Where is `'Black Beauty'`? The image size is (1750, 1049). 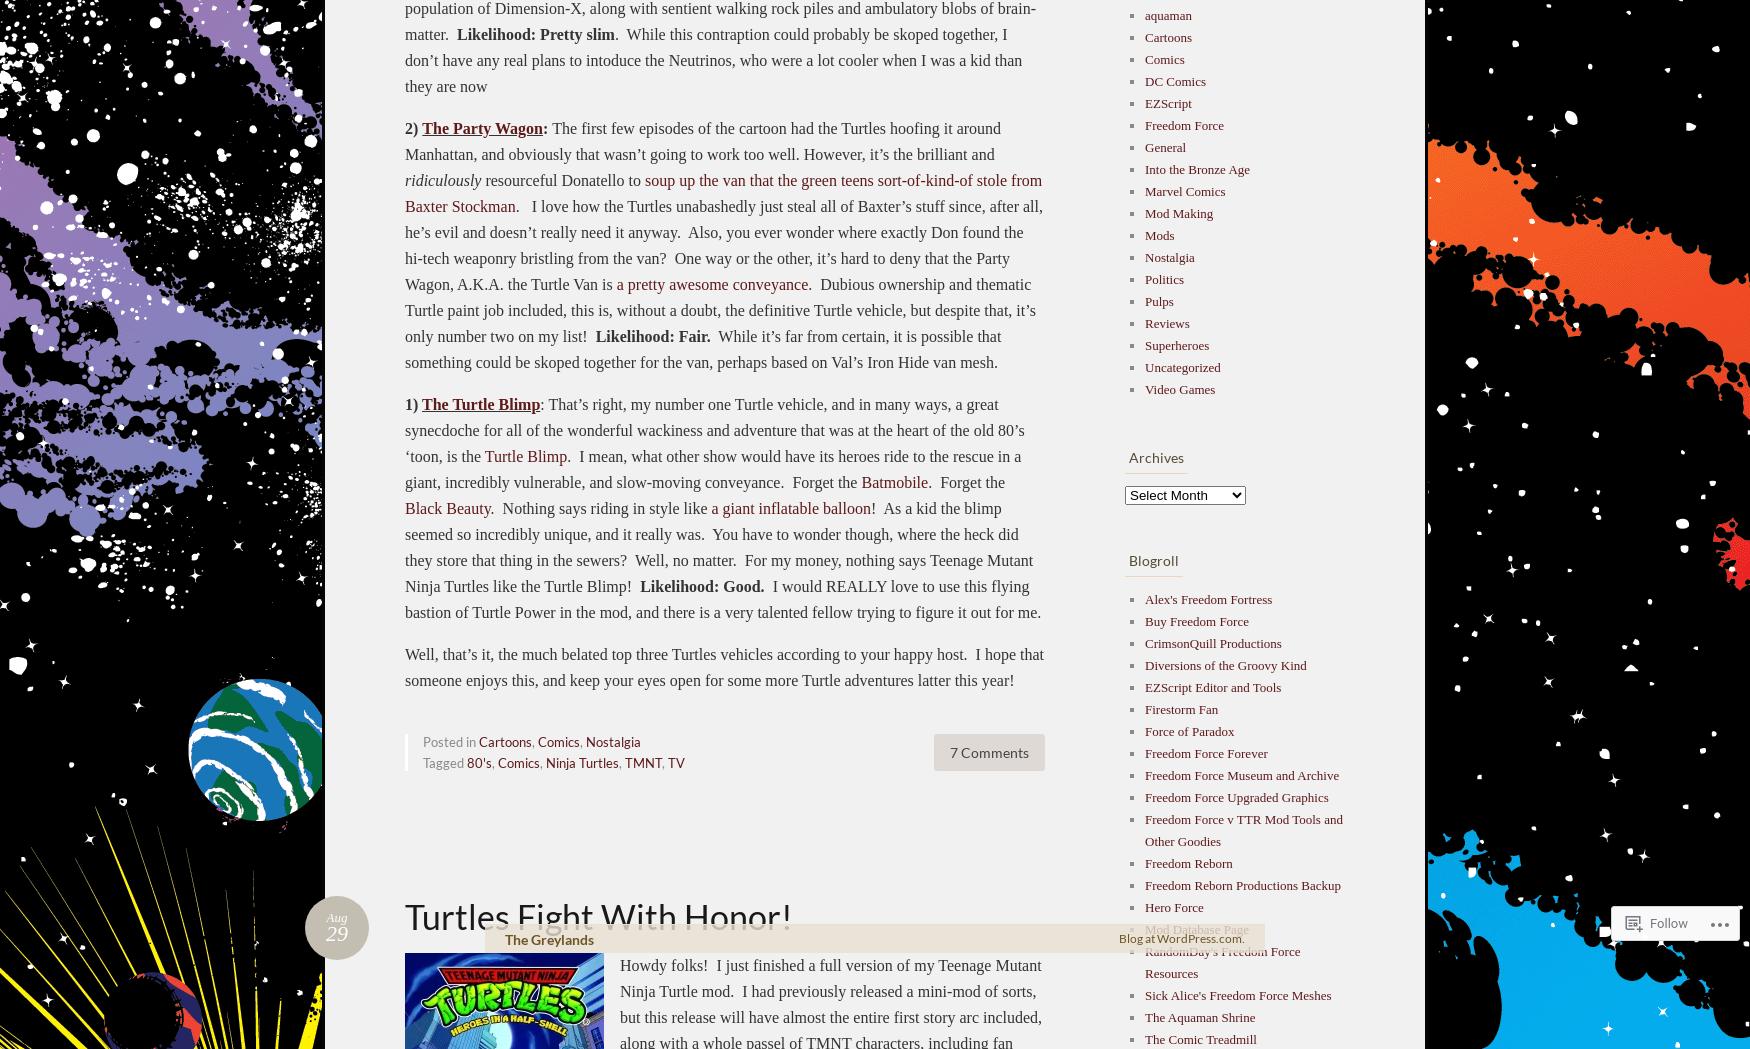
'Black Beauty' is located at coordinates (447, 506).